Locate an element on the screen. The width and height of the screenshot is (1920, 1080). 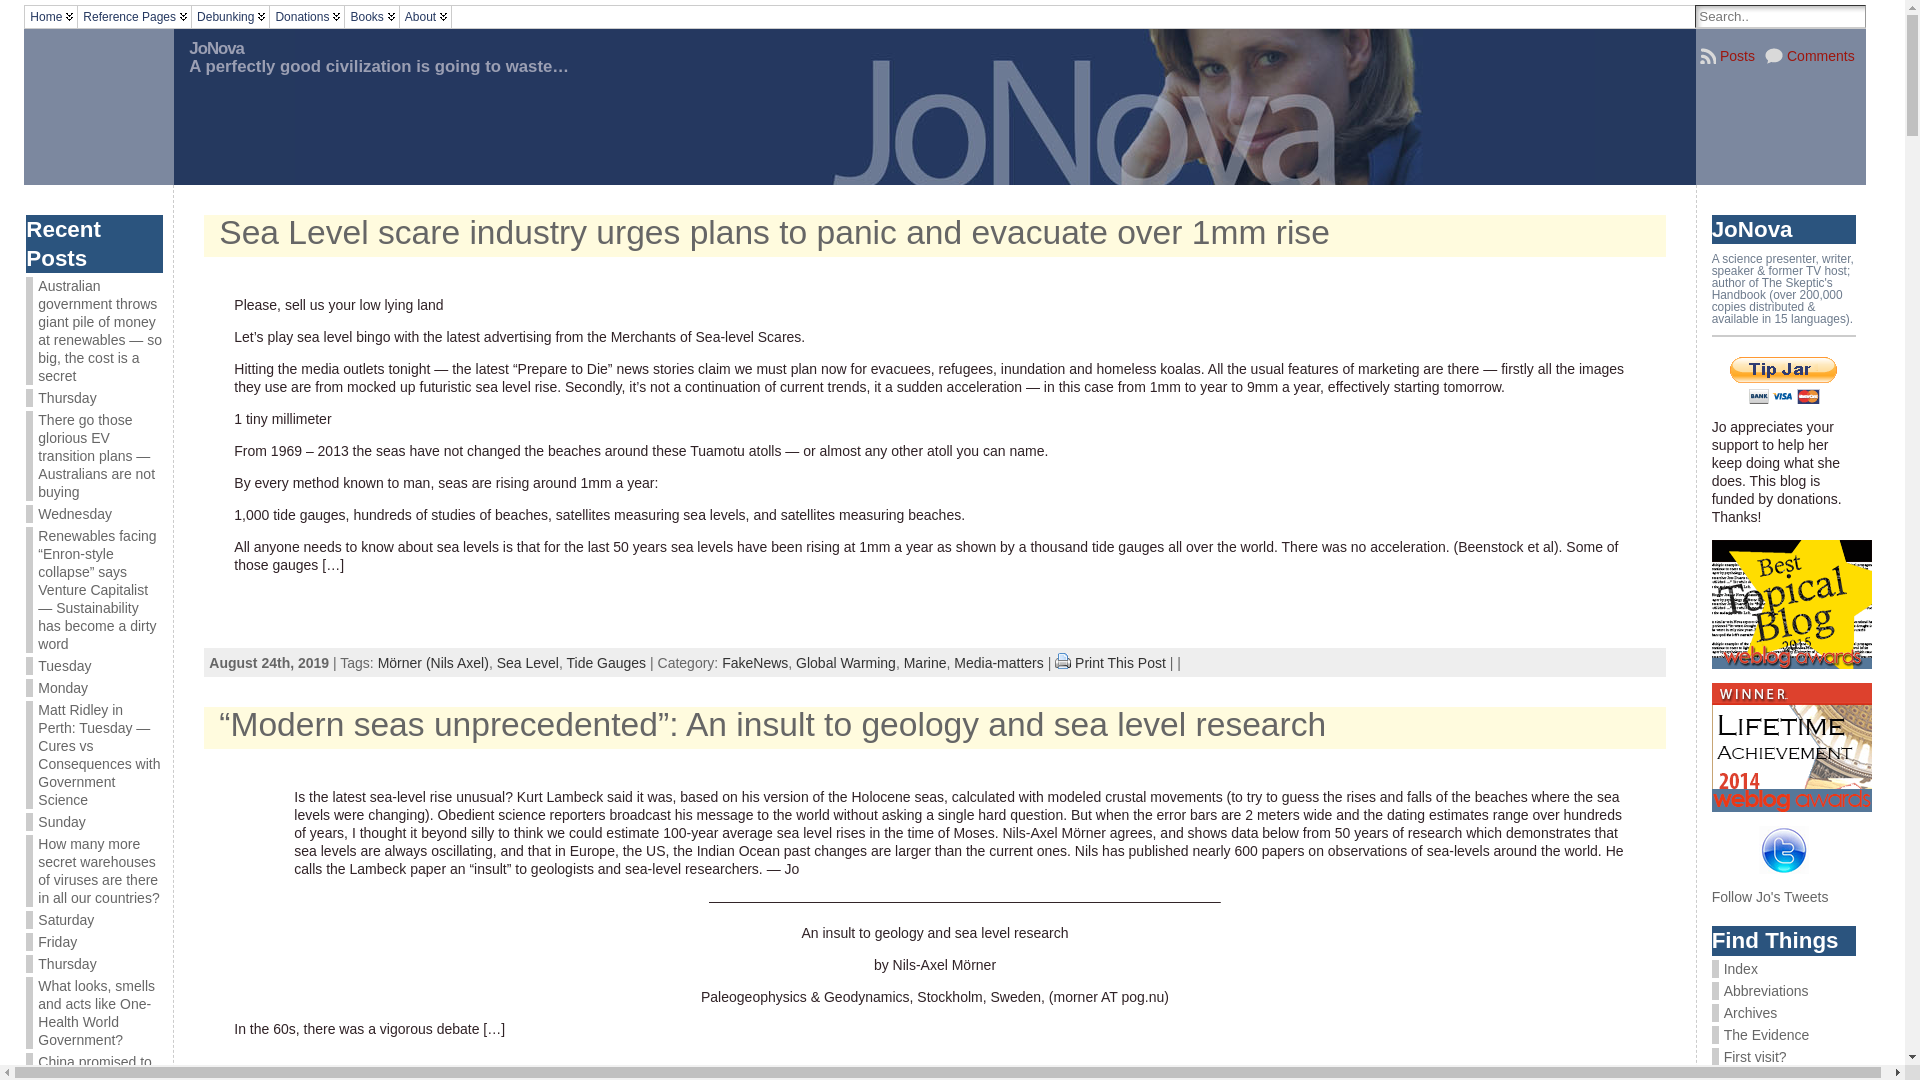
'Reference Pages' is located at coordinates (133, 16).